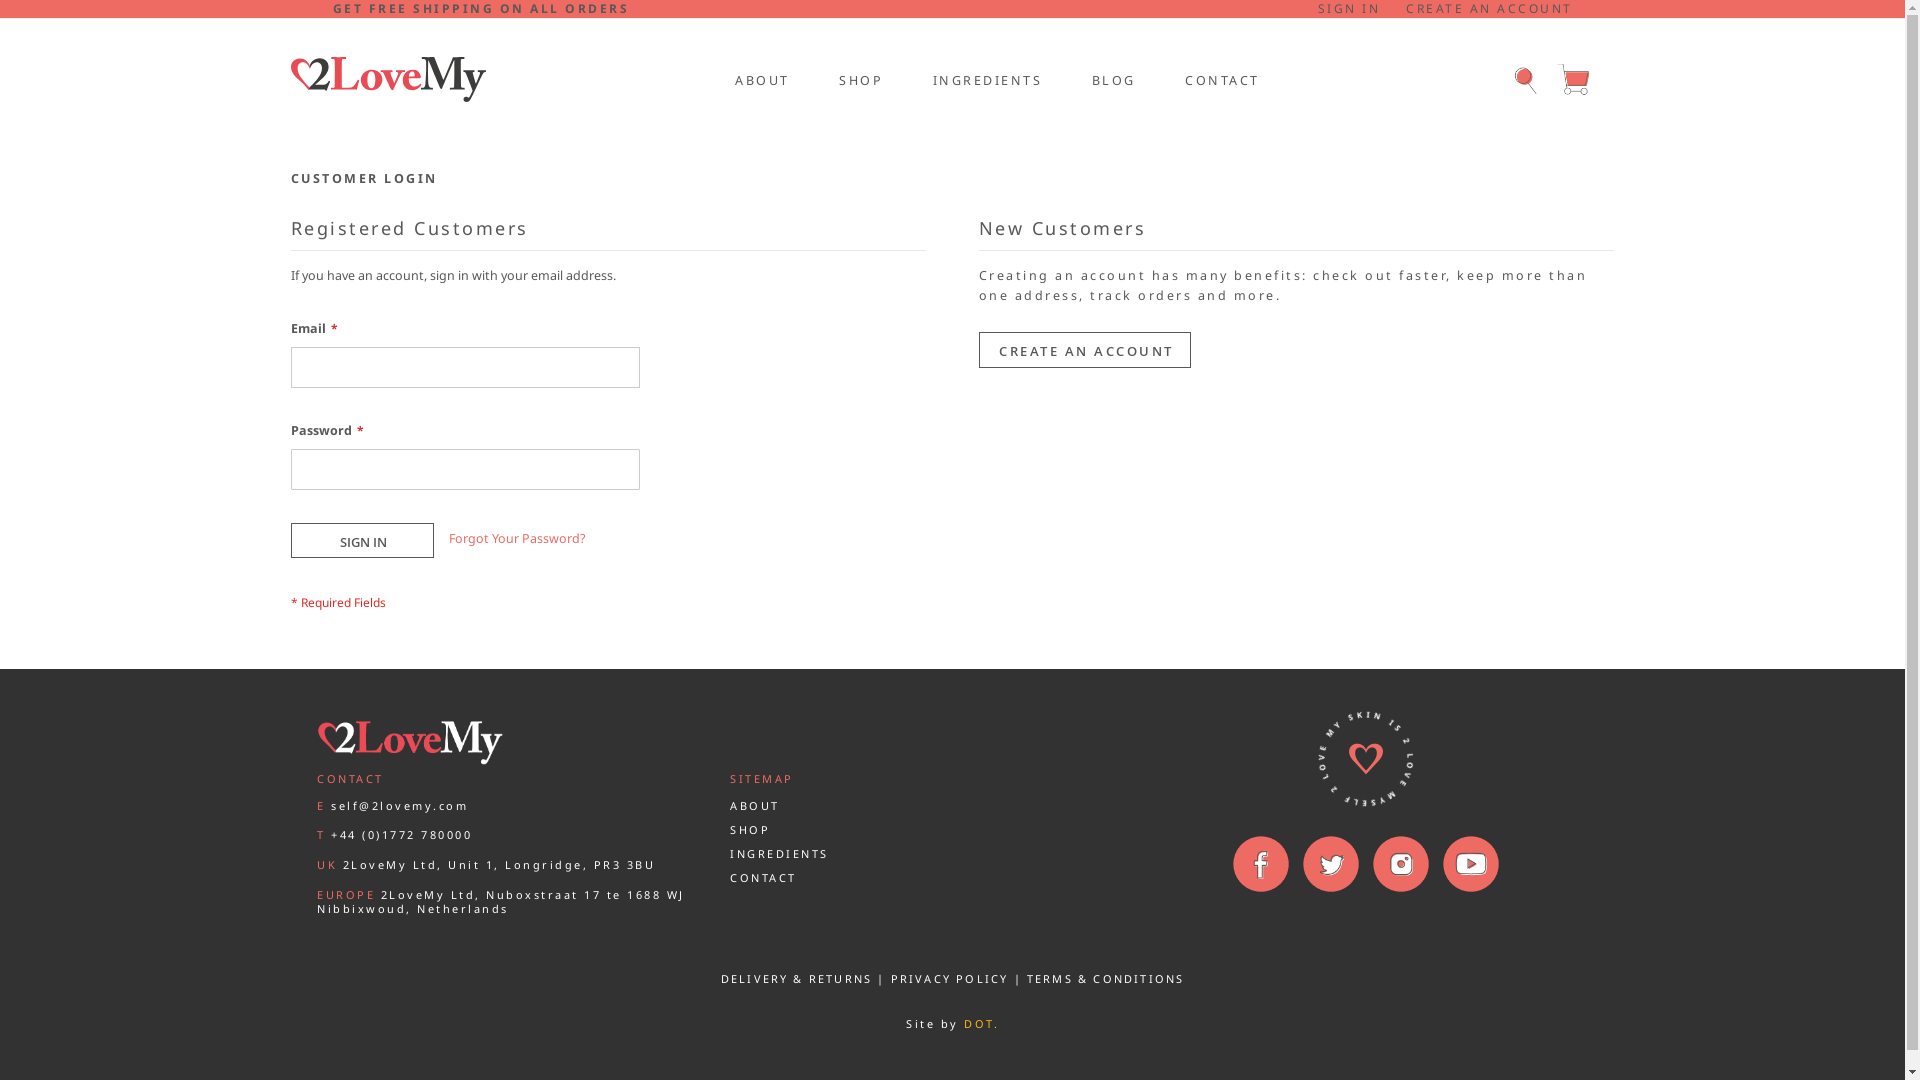 The width and height of the screenshot is (1920, 1080). Describe the element at coordinates (795, 977) in the screenshot. I see `'DELIVERY & RETURNS'` at that location.